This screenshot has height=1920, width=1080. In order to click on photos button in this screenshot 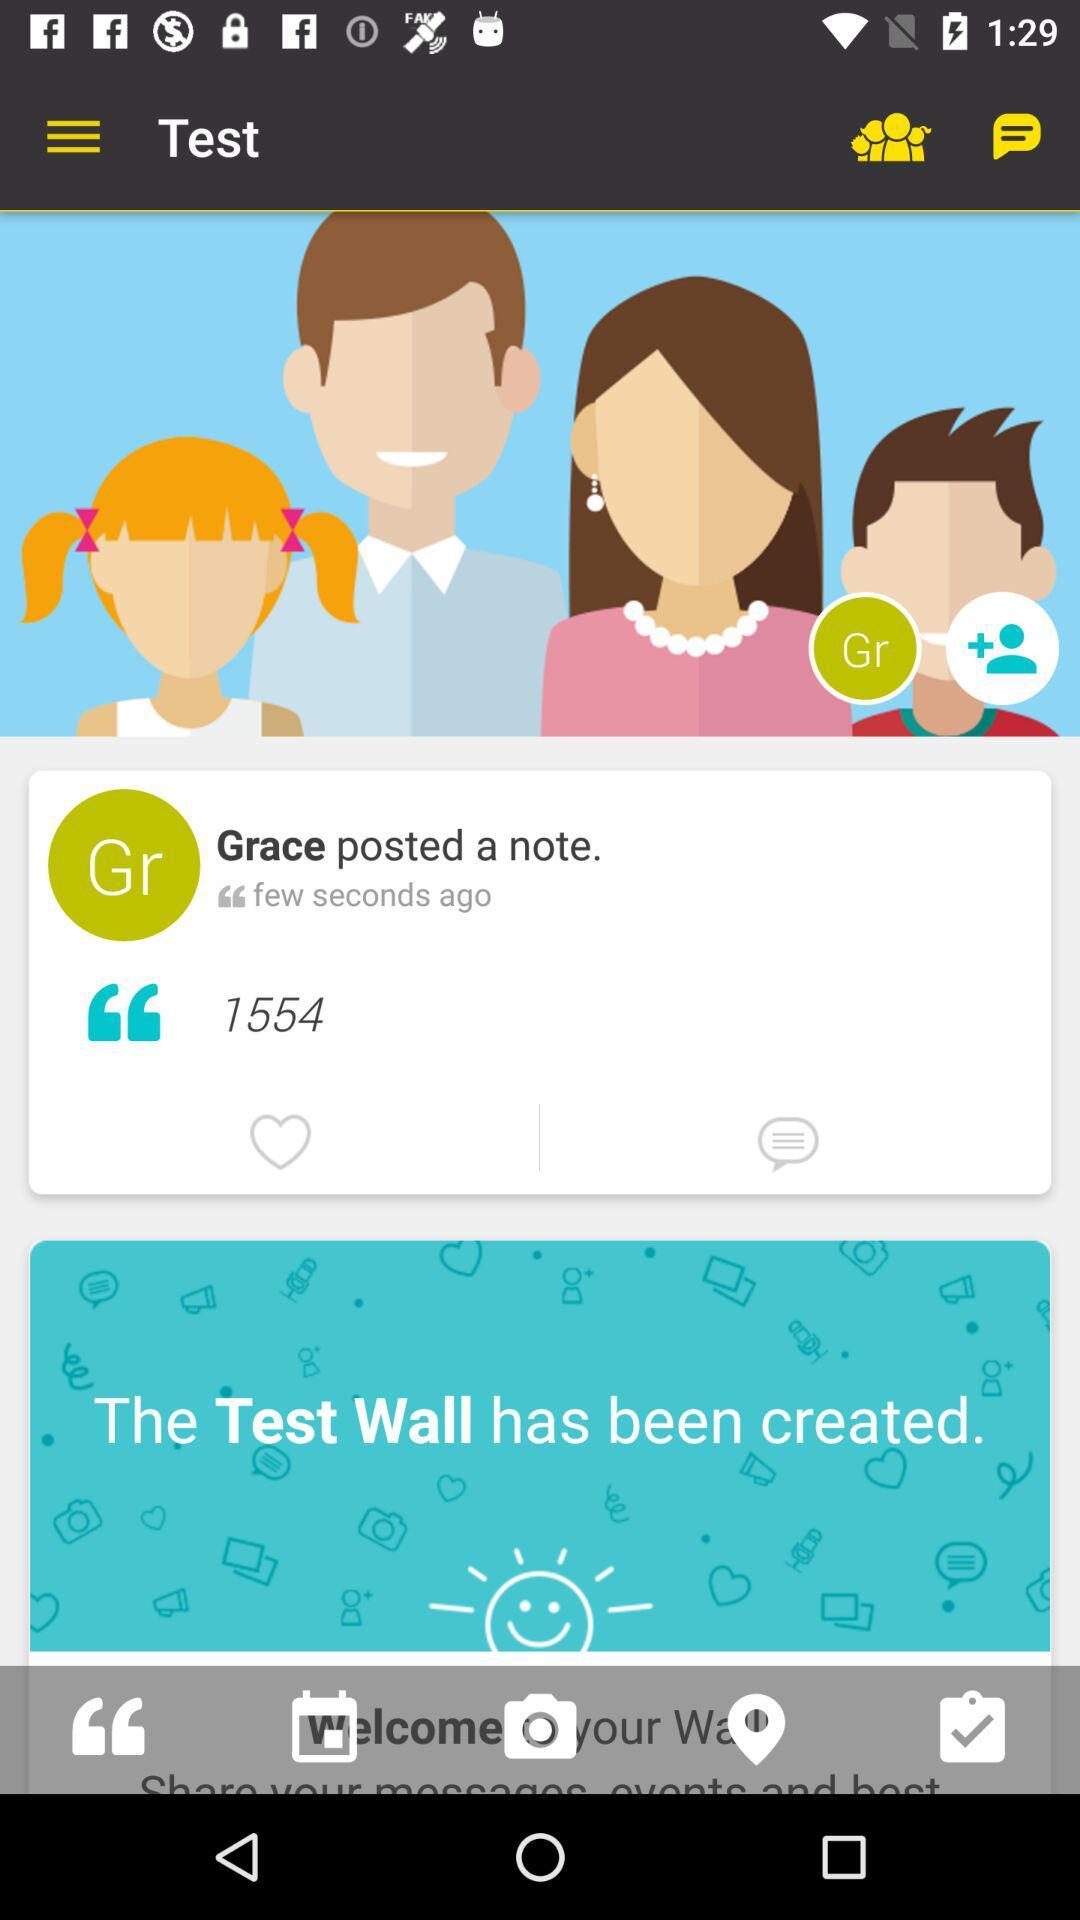, I will do `click(540, 1728)`.